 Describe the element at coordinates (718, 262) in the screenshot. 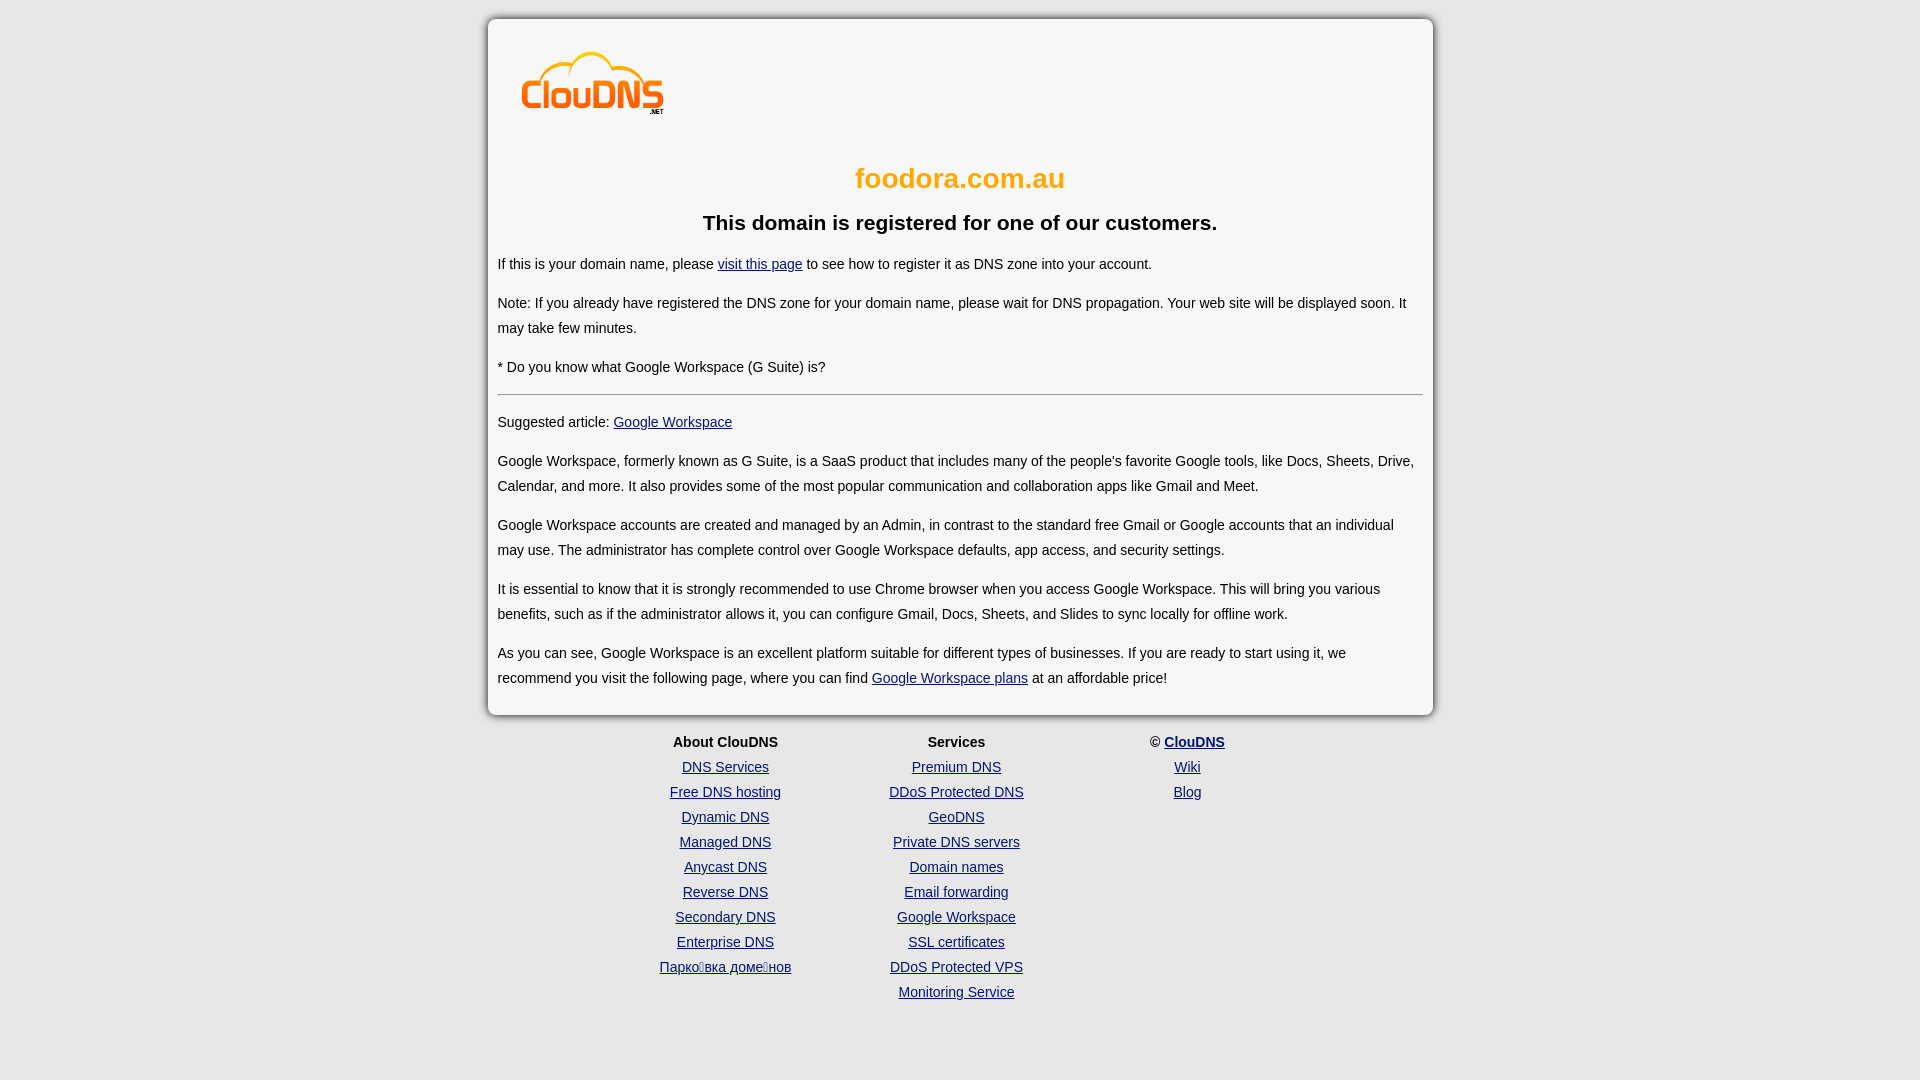

I see `'visit this page'` at that location.